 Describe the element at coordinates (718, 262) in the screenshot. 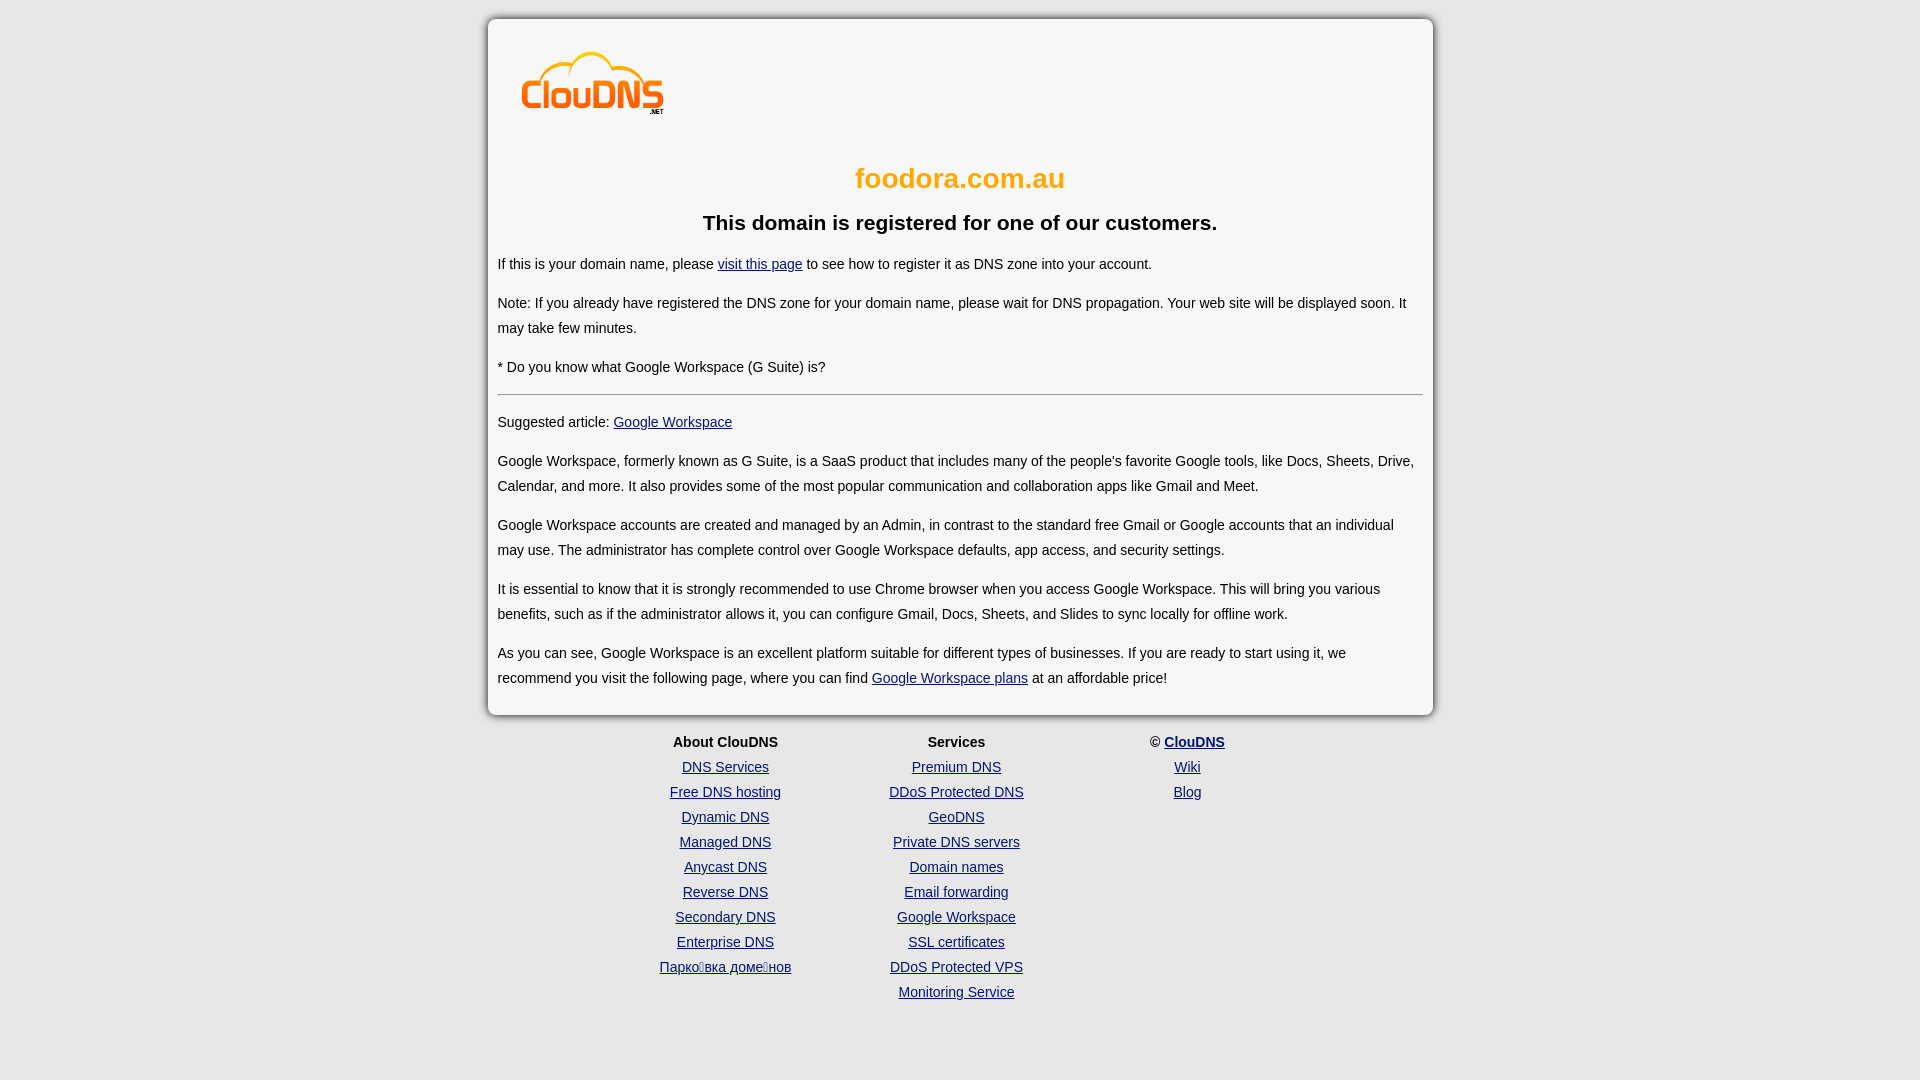

I see `'visit this page'` at that location.